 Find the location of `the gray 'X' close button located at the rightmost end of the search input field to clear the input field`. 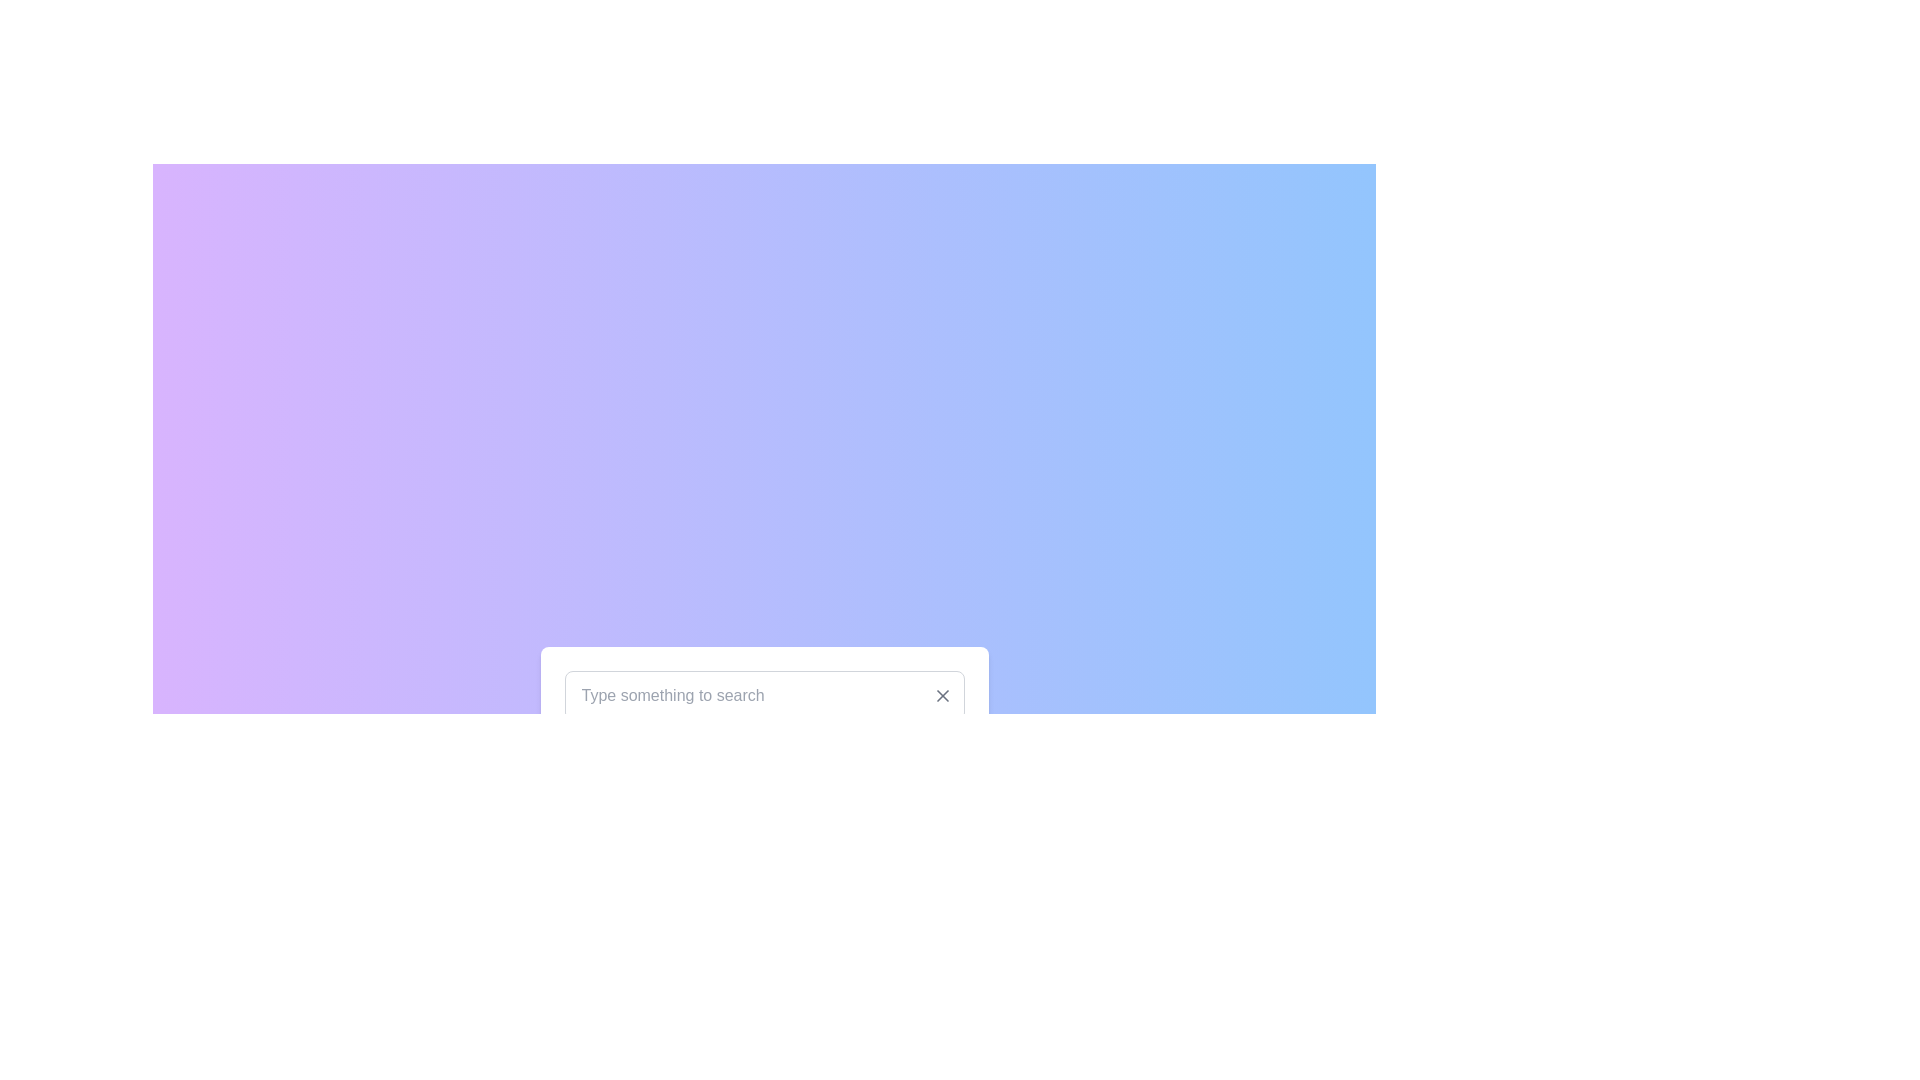

the gray 'X' close button located at the rightmost end of the search input field to clear the input field is located at coordinates (941, 694).